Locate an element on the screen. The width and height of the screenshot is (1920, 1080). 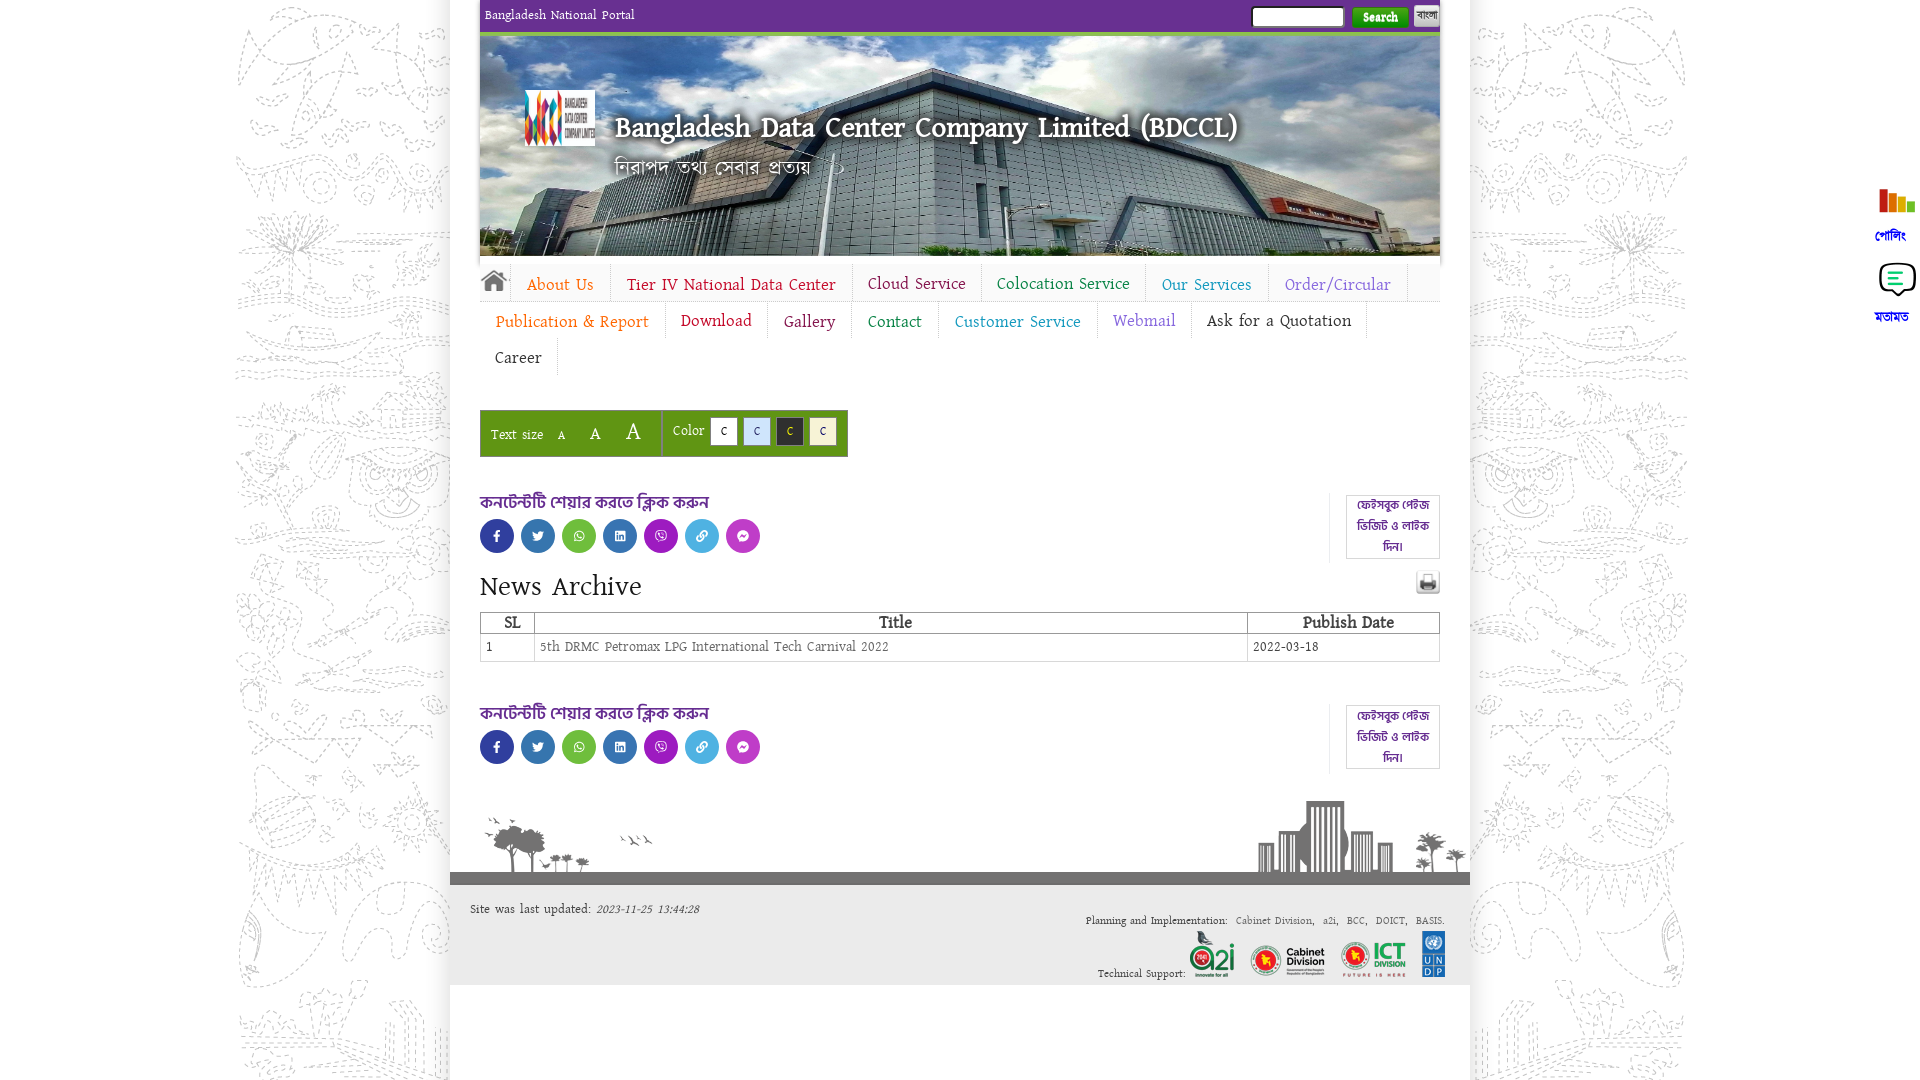
'Customer Service' is located at coordinates (1017, 320).